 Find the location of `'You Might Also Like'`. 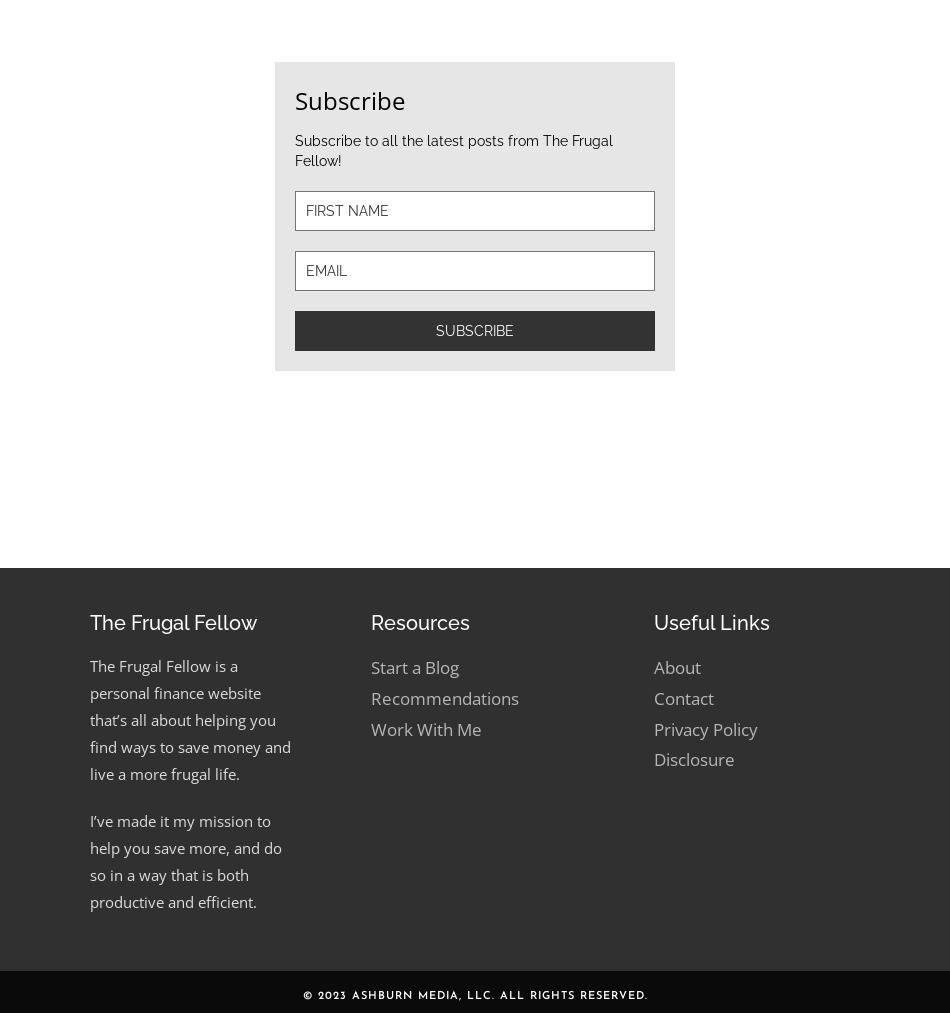

'You Might Also Like' is located at coordinates (134, 86).